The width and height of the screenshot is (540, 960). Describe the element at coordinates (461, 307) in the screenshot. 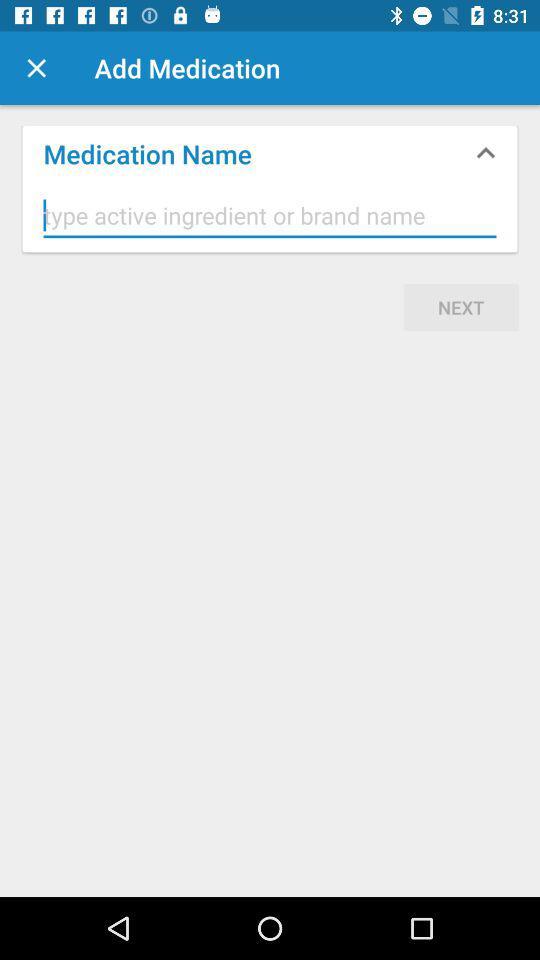

I see `next icon` at that location.